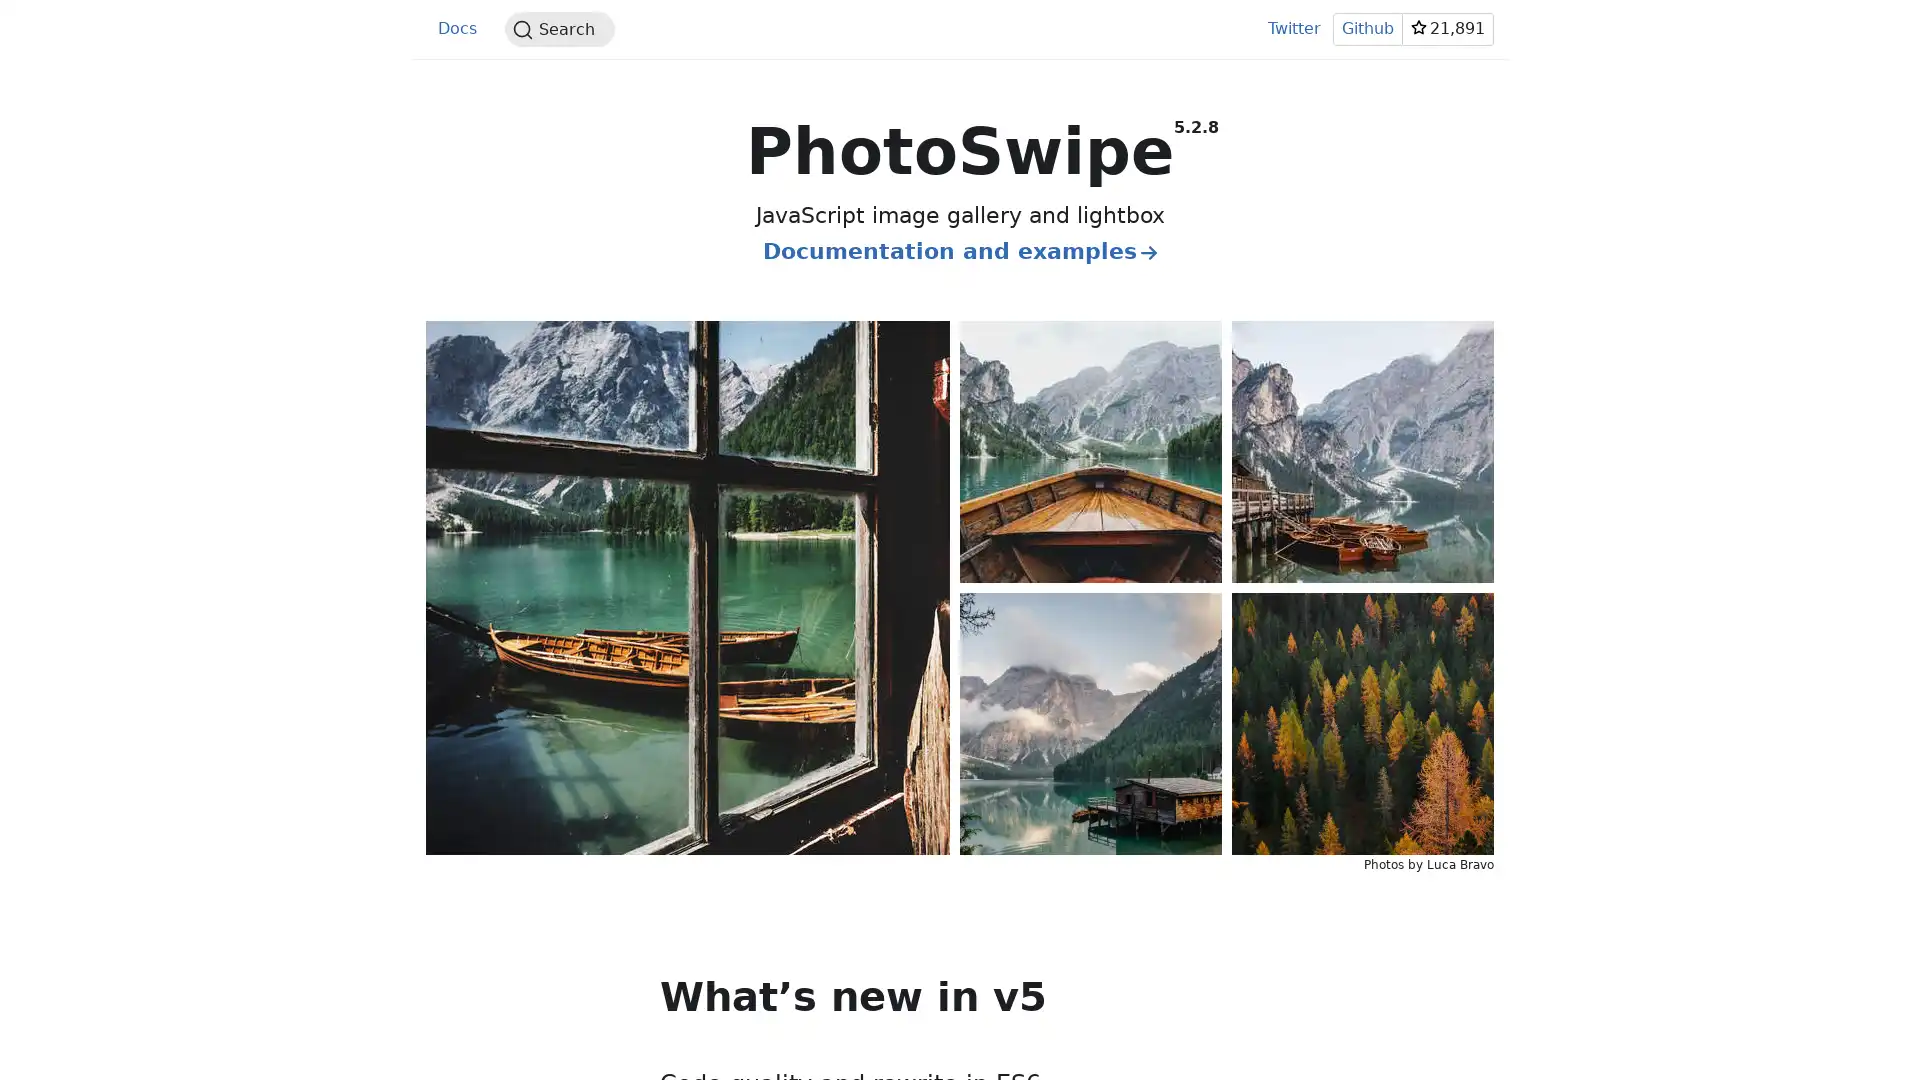 The width and height of the screenshot is (1920, 1080). Describe the element at coordinates (560, 29) in the screenshot. I see `Search` at that location.